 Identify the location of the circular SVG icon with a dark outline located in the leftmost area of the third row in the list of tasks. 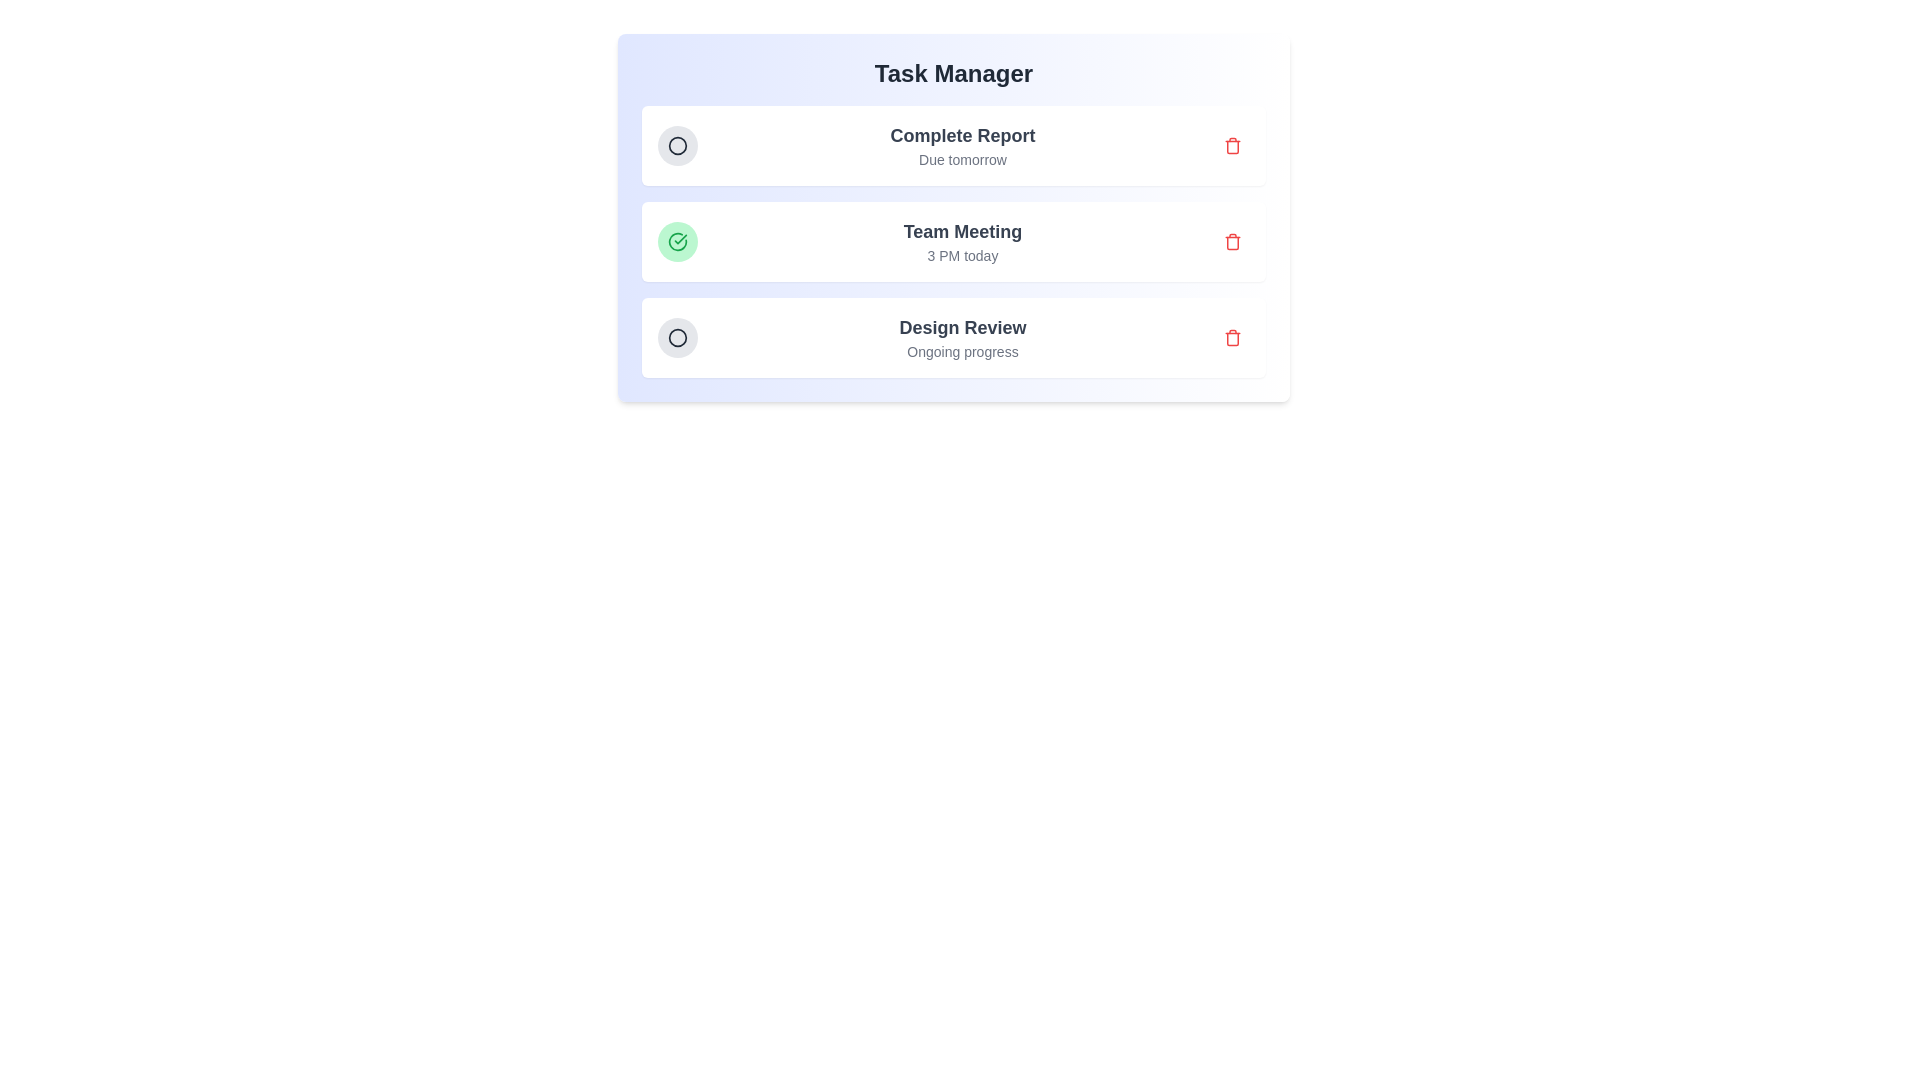
(677, 337).